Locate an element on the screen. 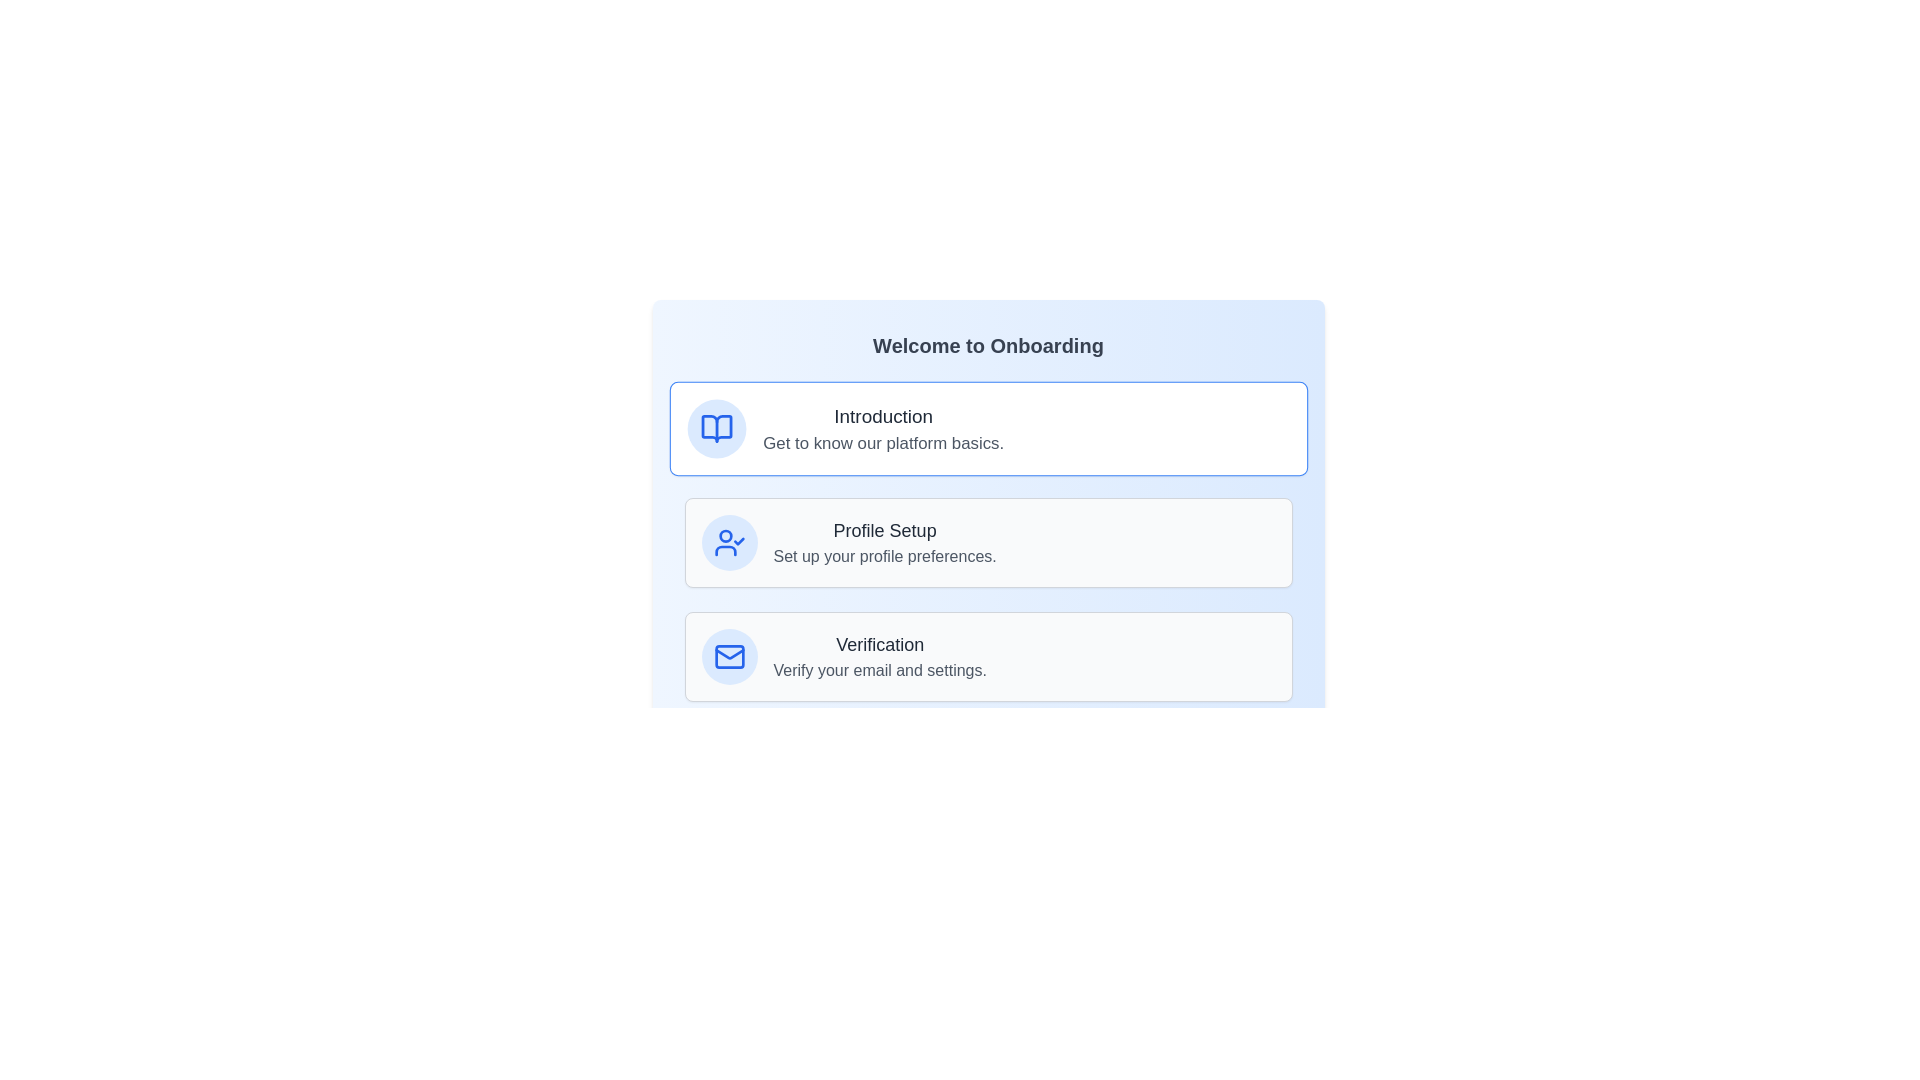 This screenshot has width=1920, height=1080. descriptive context provided in the text element located in the card below the heading 'Introduction' in the onboarding sequence is located at coordinates (882, 442).